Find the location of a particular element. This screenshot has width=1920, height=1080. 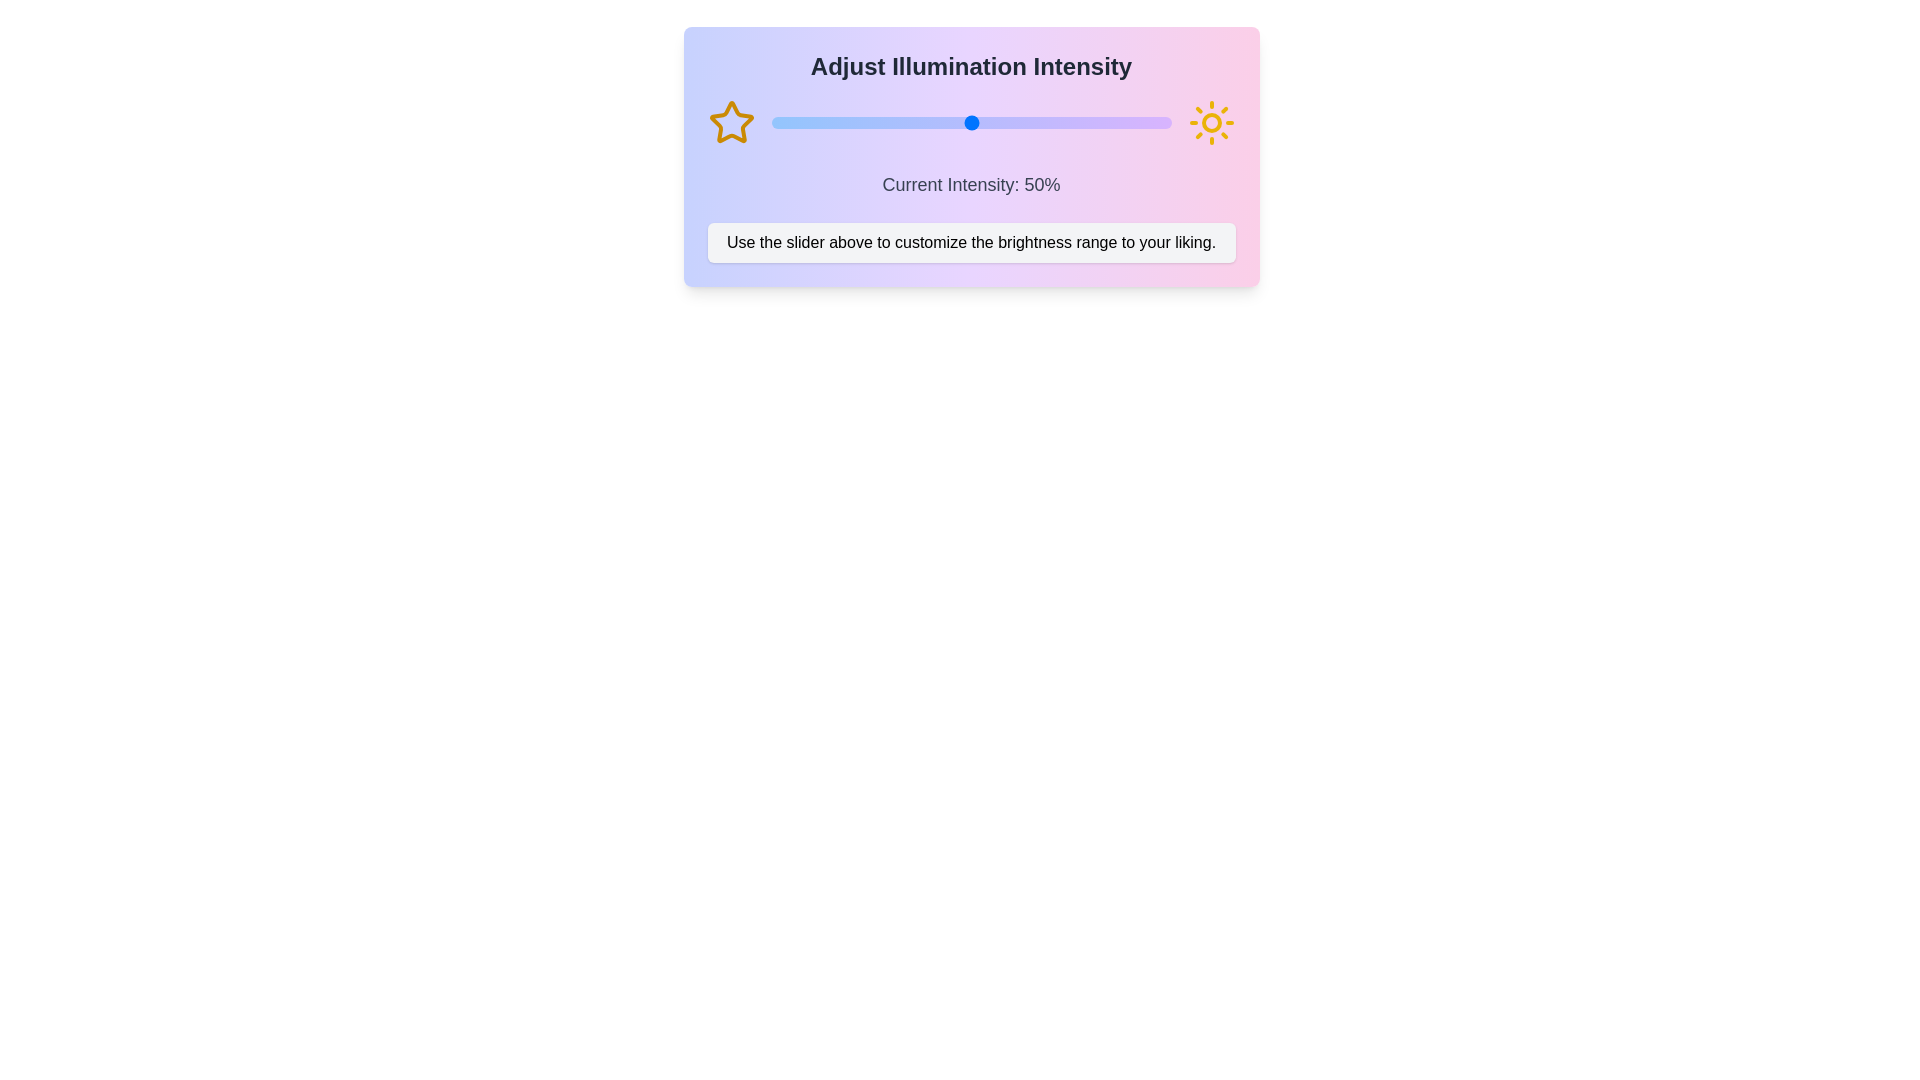

the slider to set the intensity to 30% is located at coordinates (890, 123).